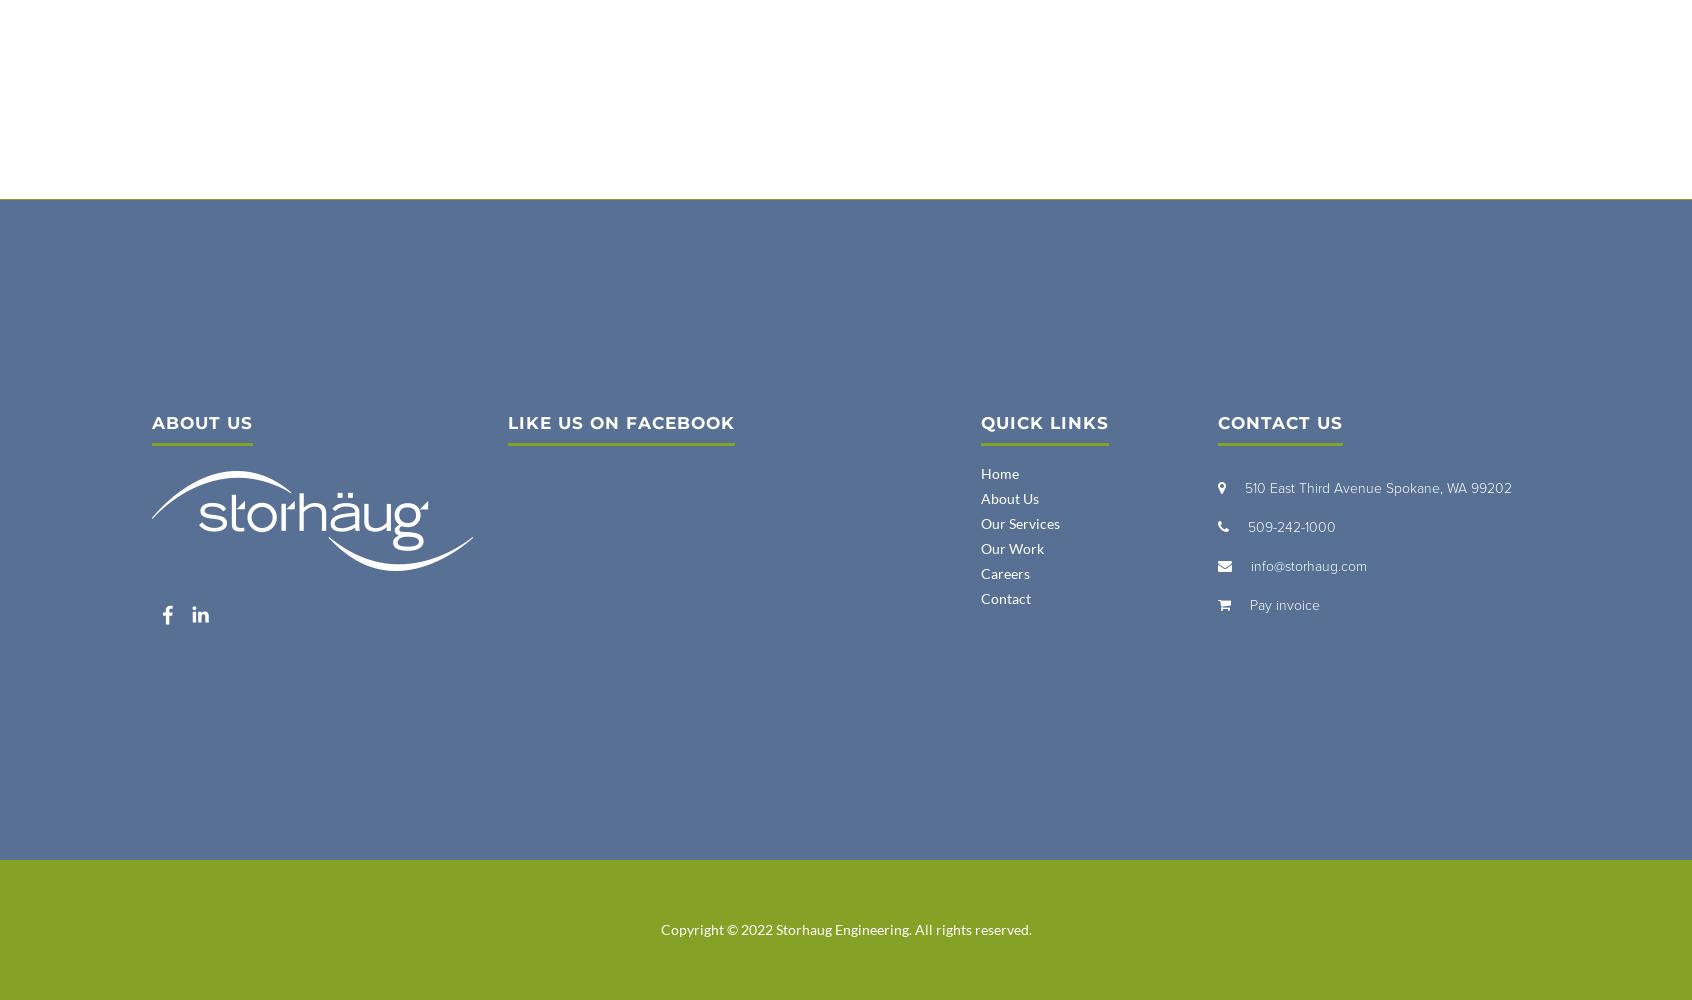 This screenshot has height=1000, width=1692. Describe the element at coordinates (1218, 423) in the screenshot. I see `'CONTACT US'` at that location.